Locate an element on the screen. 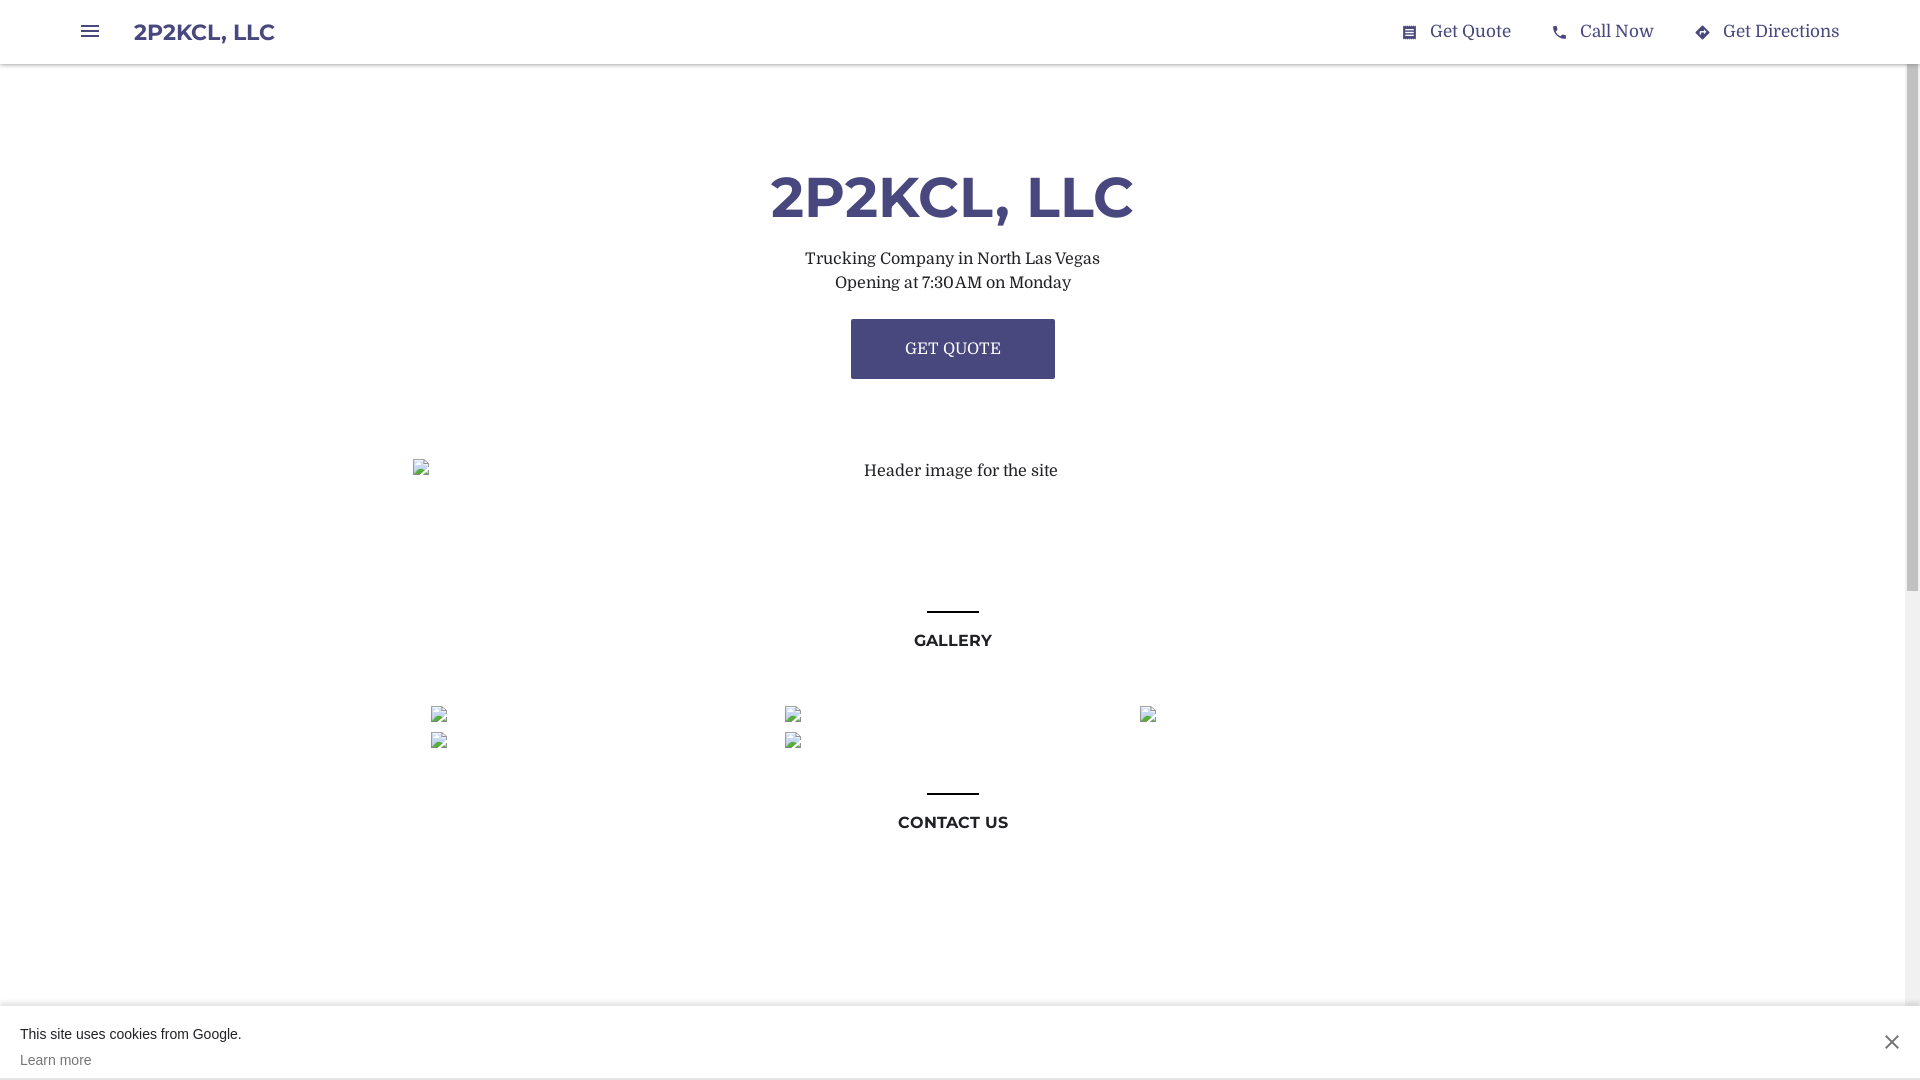 This screenshot has height=1080, width=1920. 'GET QUOTE' is located at coordinates (950, 347).